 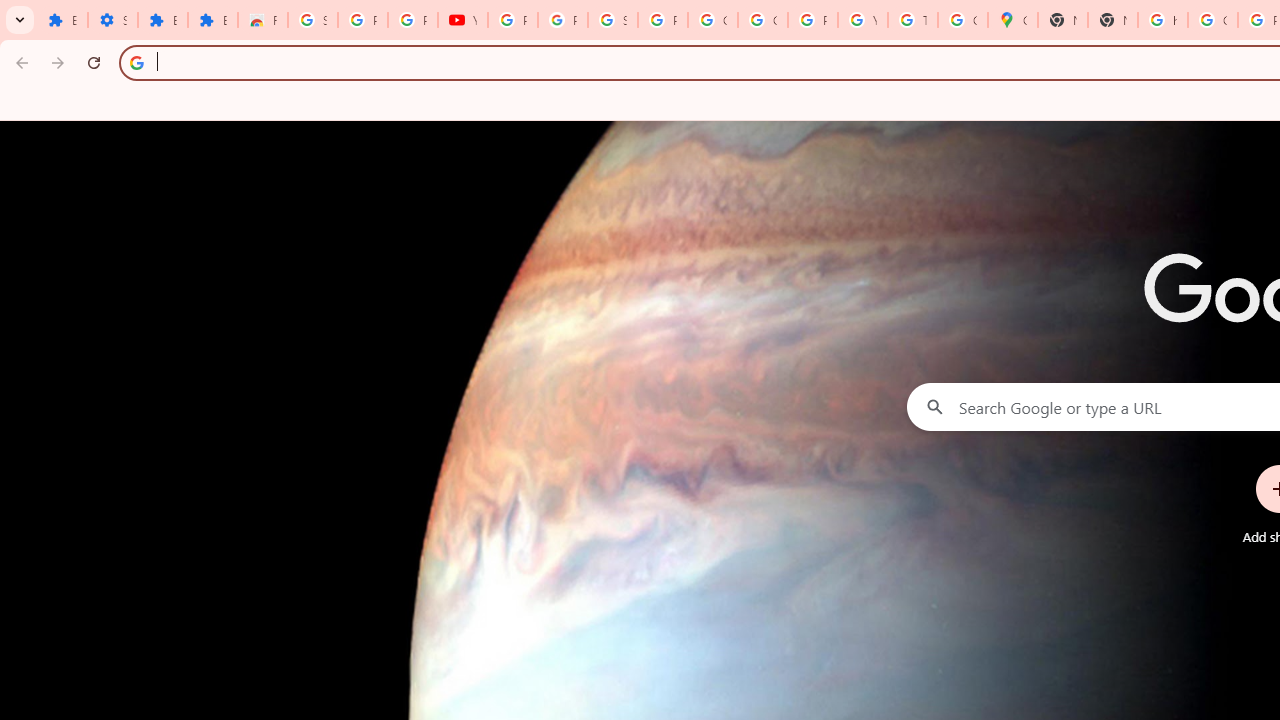 What do you see at coordinates (1062, 20) in the screenshot?
I see `'New Tab'` at bounding box center [1062, 20].